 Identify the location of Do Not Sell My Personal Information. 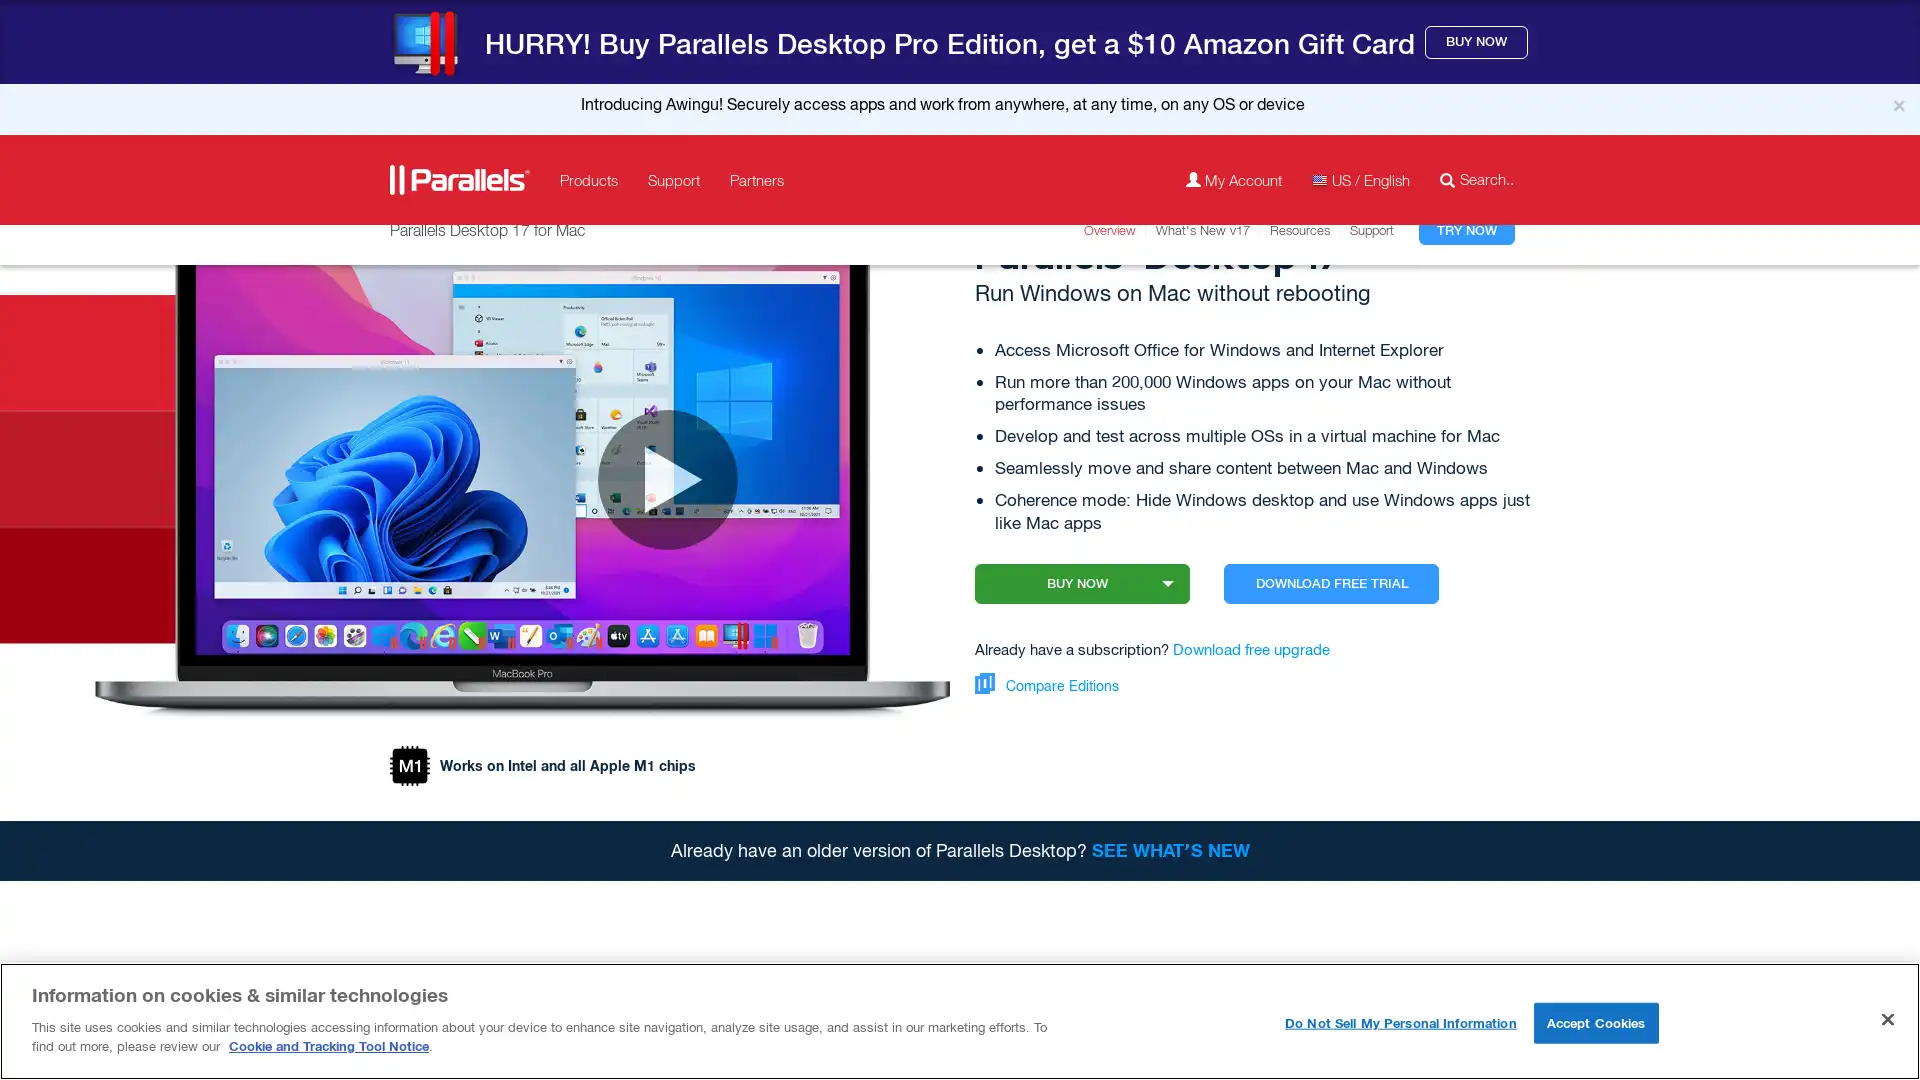
(1399, 1022).